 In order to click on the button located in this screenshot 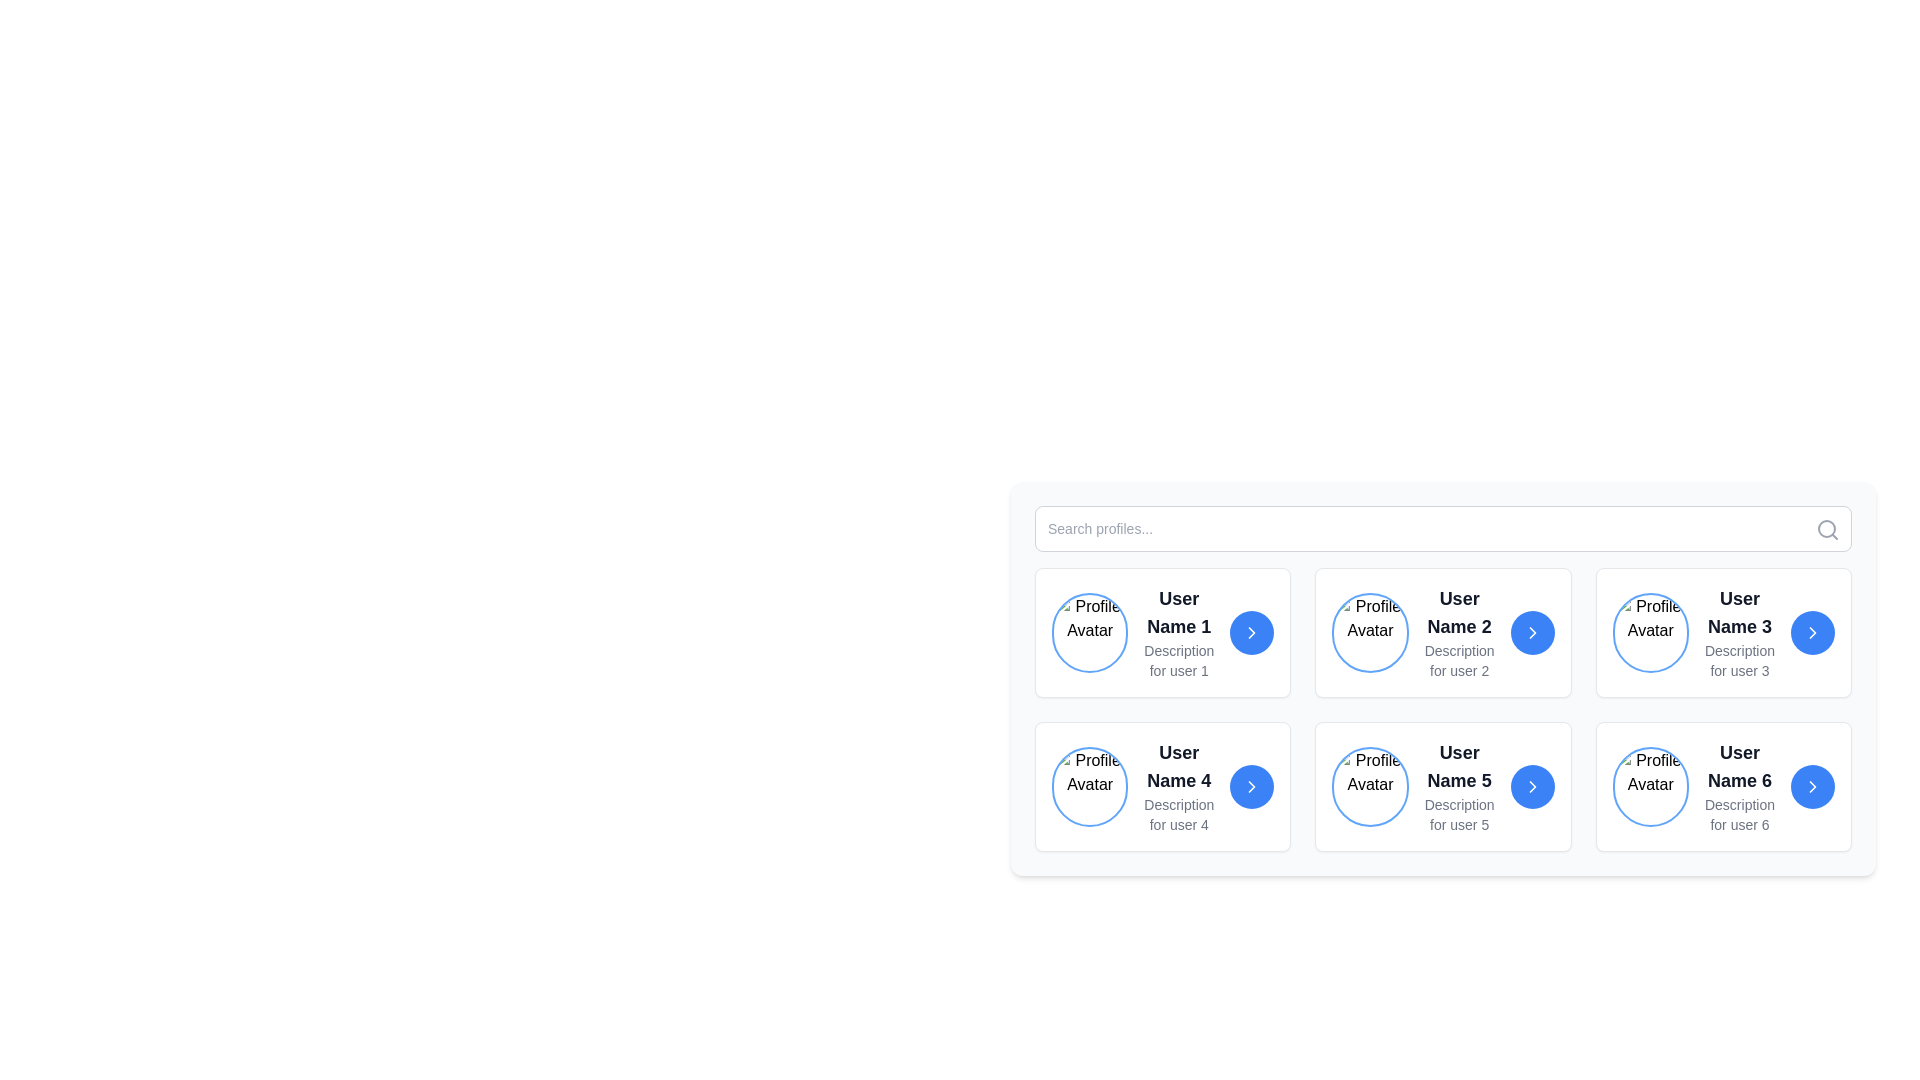, I will do `click(1531, 785)`.